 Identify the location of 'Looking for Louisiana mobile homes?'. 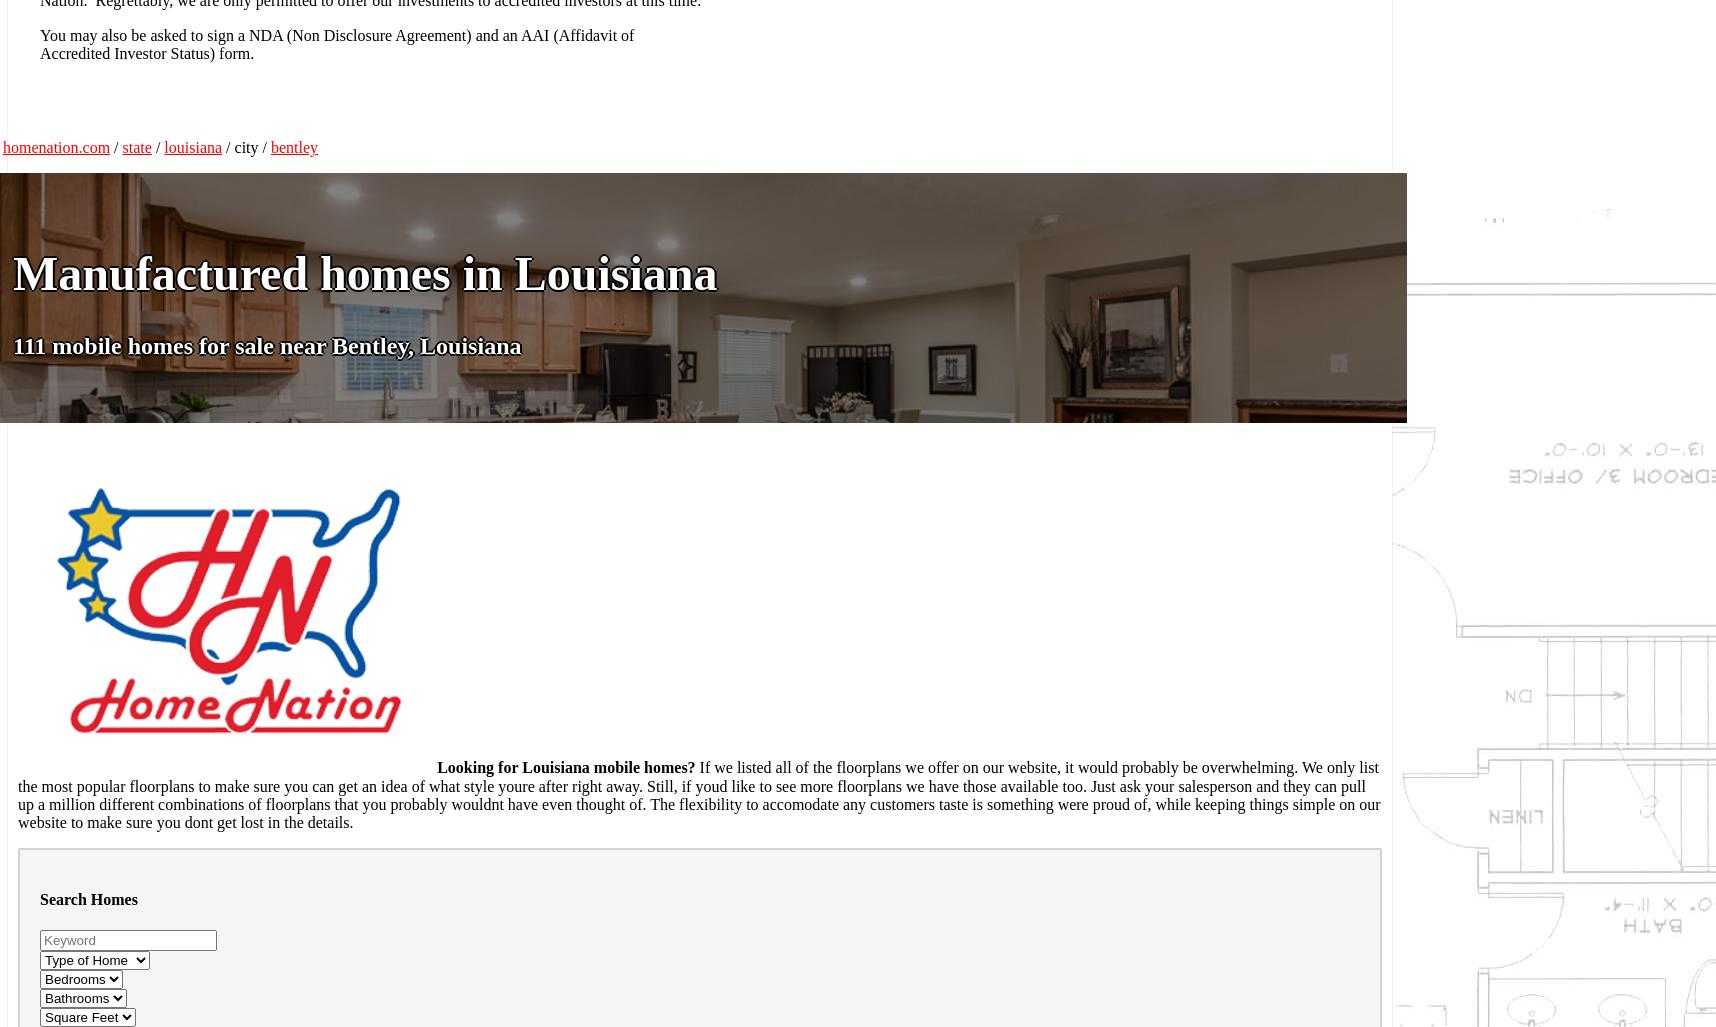
(565, 766).